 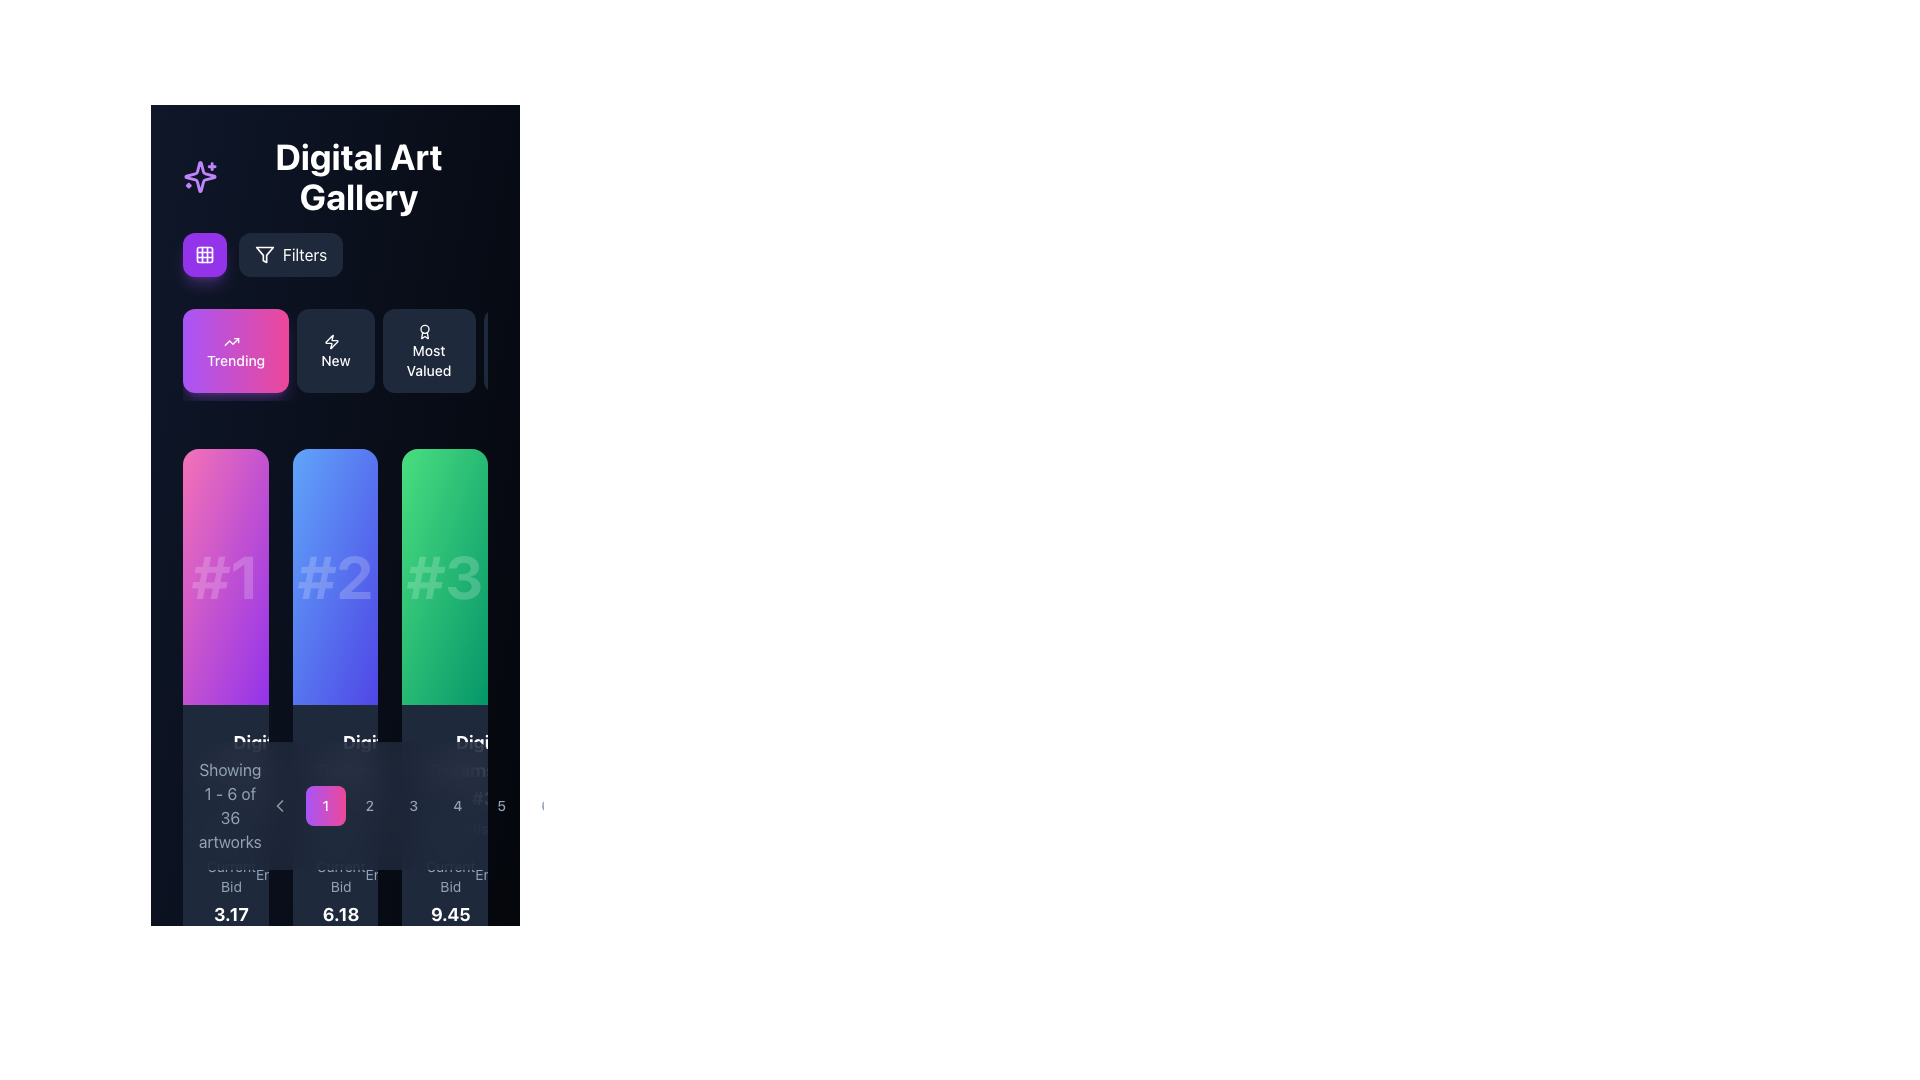 What do you see at coordinates (278, 805) in the screenshot?
I see `the SVG icon within the dark-colored button that features a left-pointing chevron, which is part of the pagination control near the numeric label '1' to trigger the hover effect` at bounding box center [278, 805].